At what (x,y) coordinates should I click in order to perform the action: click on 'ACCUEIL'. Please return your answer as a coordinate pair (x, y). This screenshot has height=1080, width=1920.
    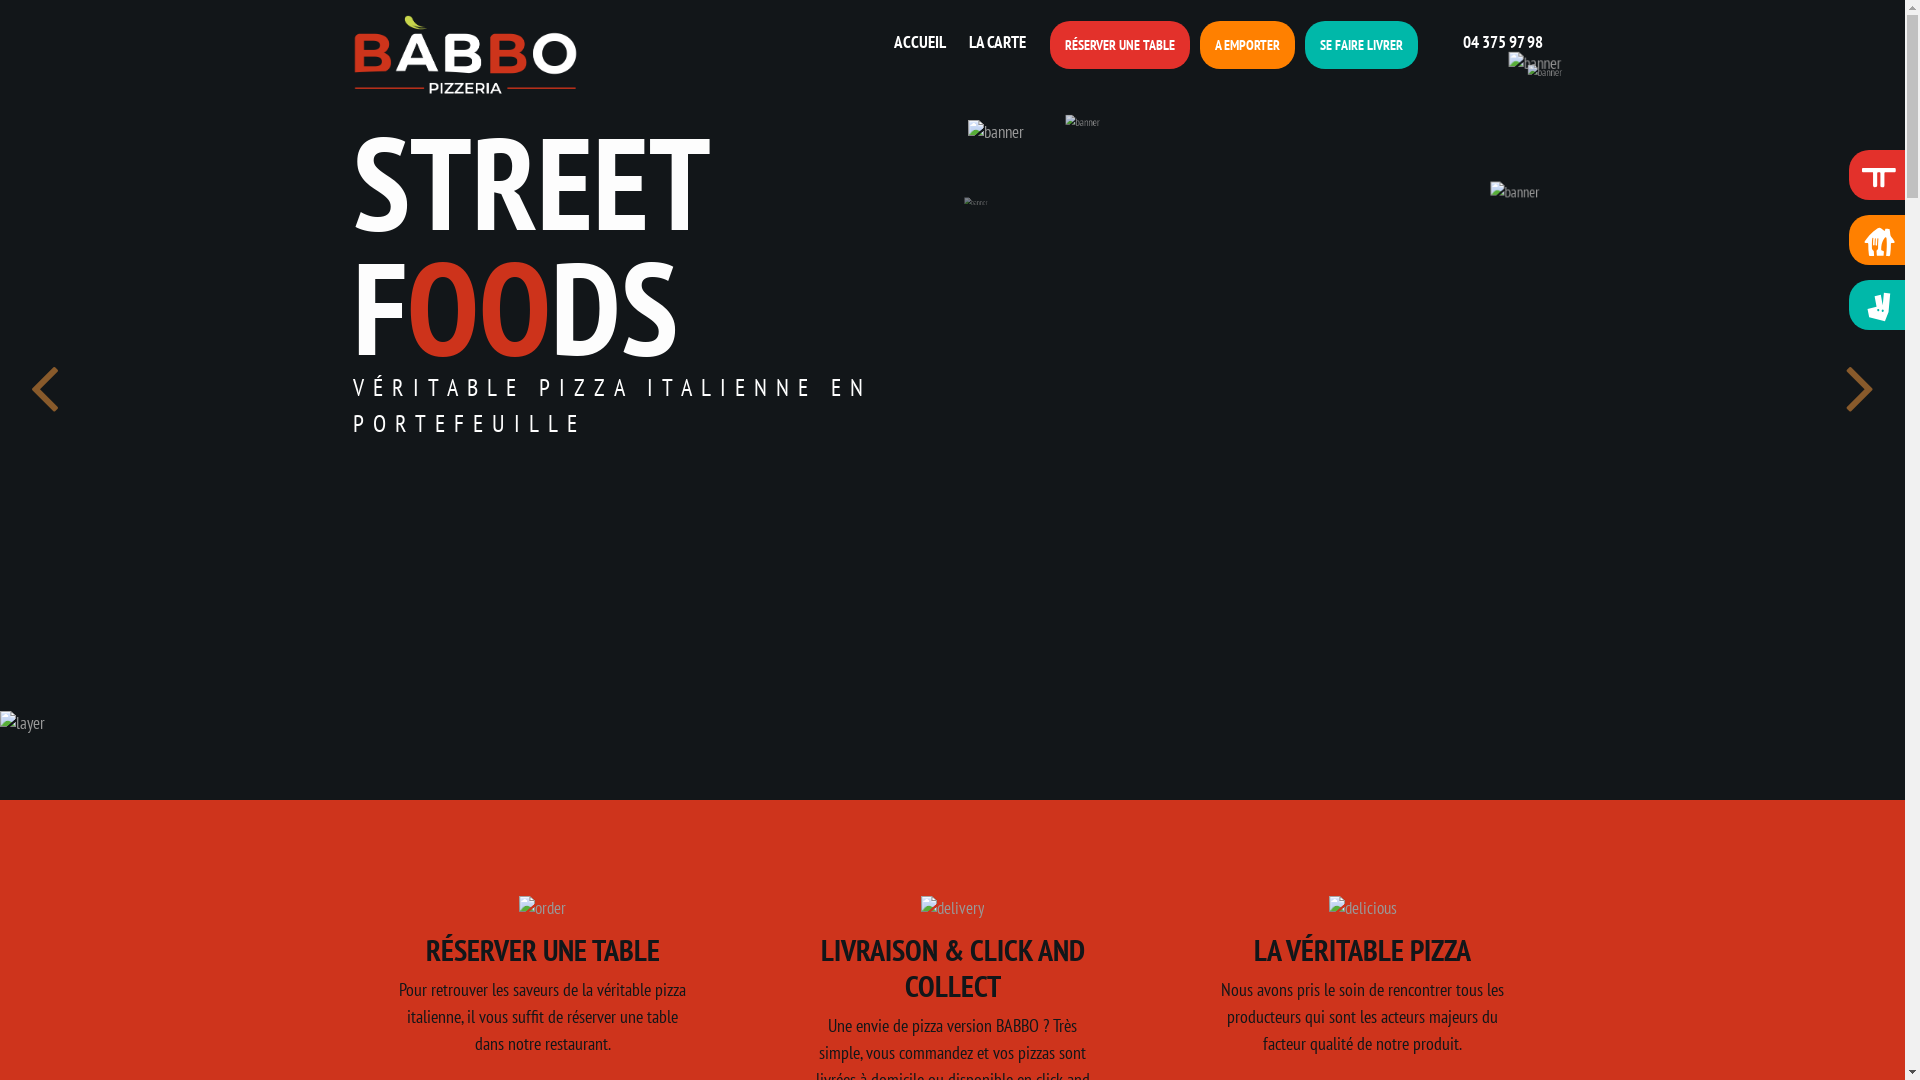
    Looking at the image, I should click on (885, 42).